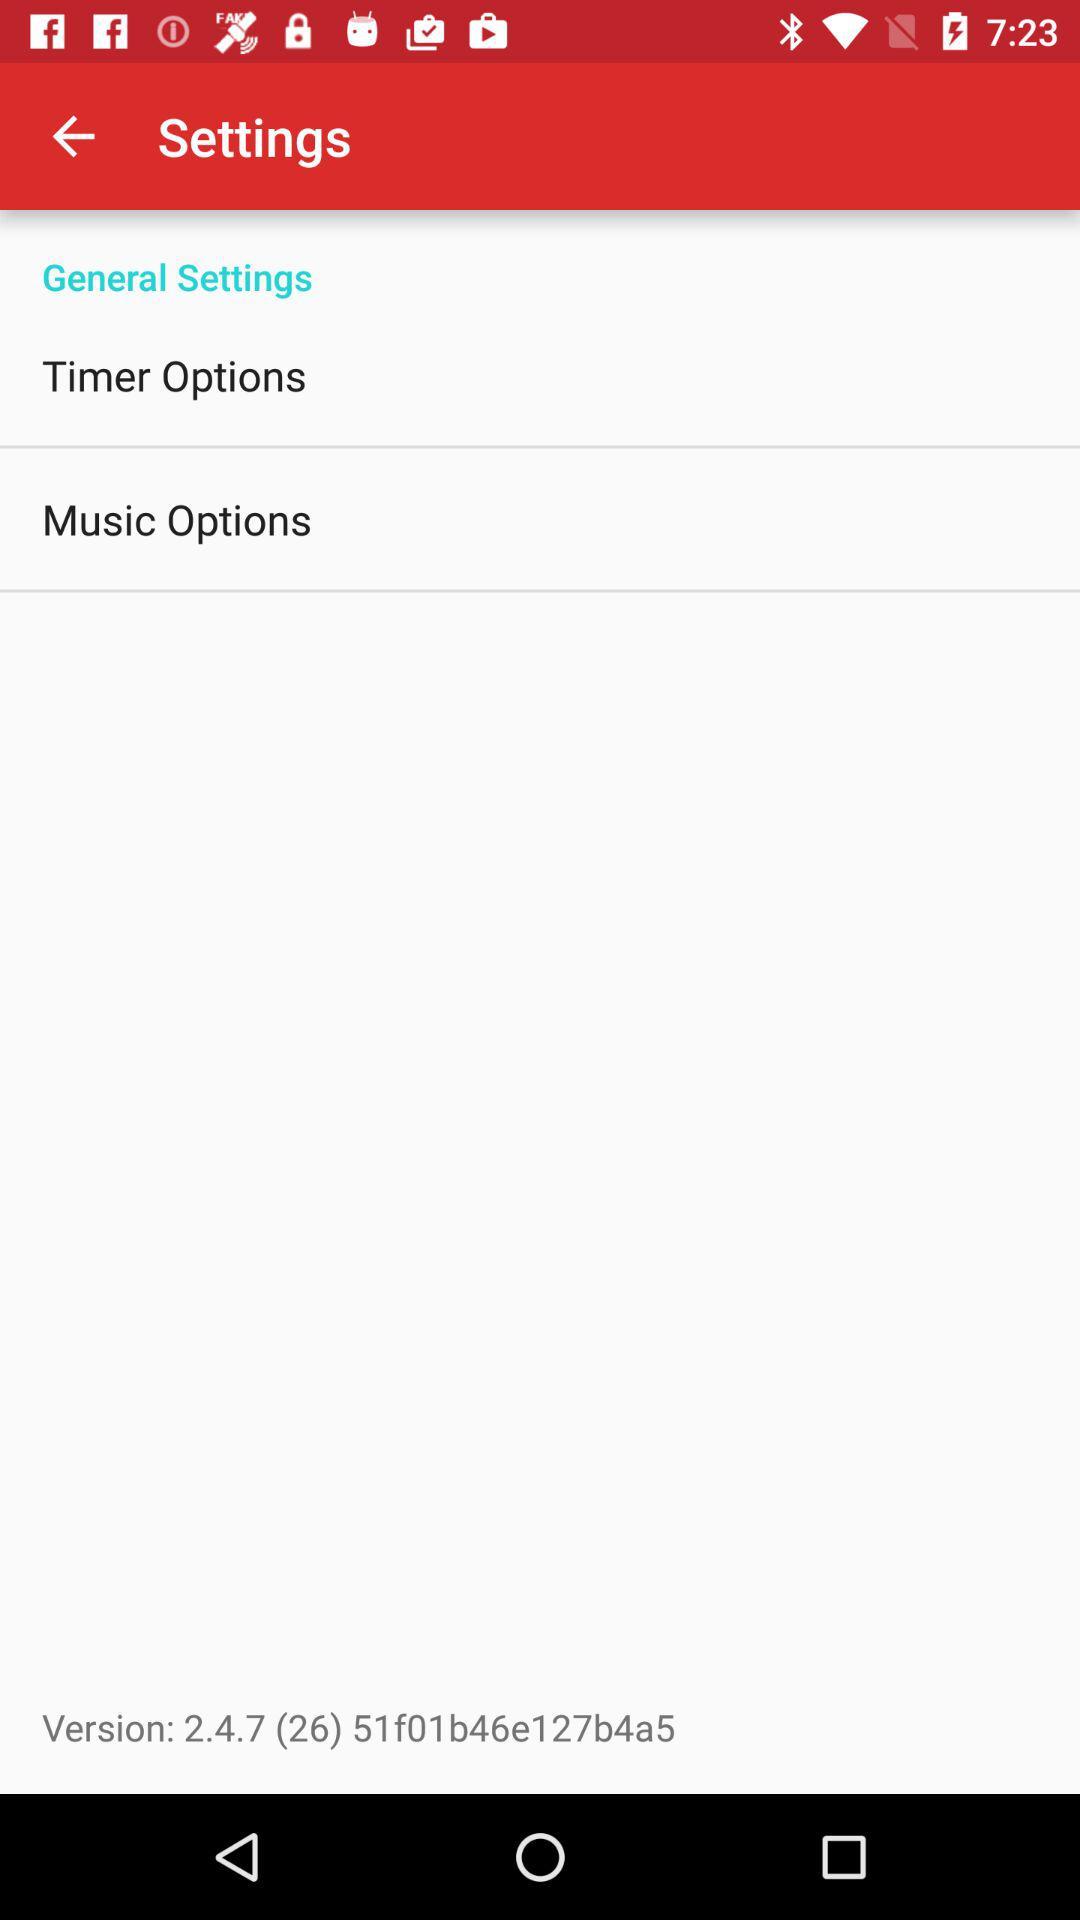 This screenshot has width=1080, height=1920. What do you see at coordinates (173, 374) in the screenshot?
I see `the timer options` at bounding box center [173, 374].